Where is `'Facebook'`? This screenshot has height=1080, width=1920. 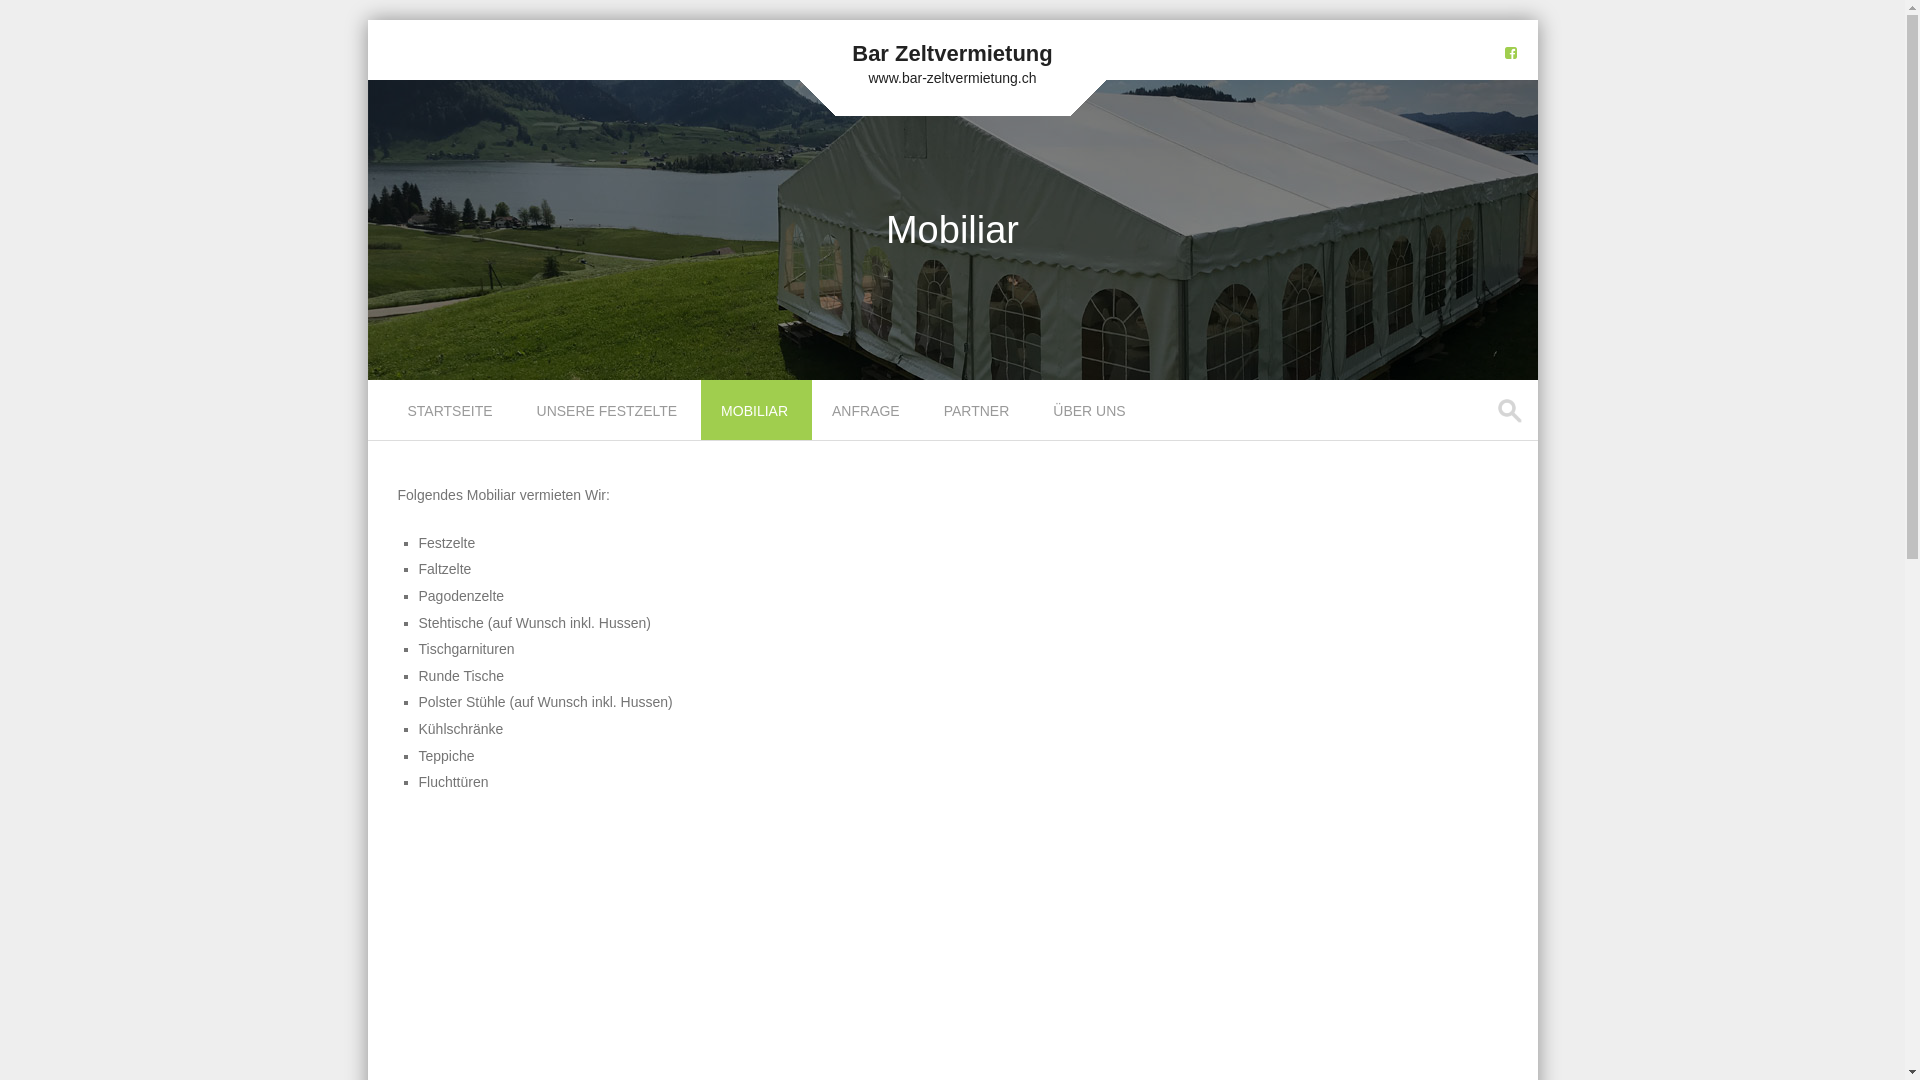
'Facebook' is located at coordinates (1510, 52).